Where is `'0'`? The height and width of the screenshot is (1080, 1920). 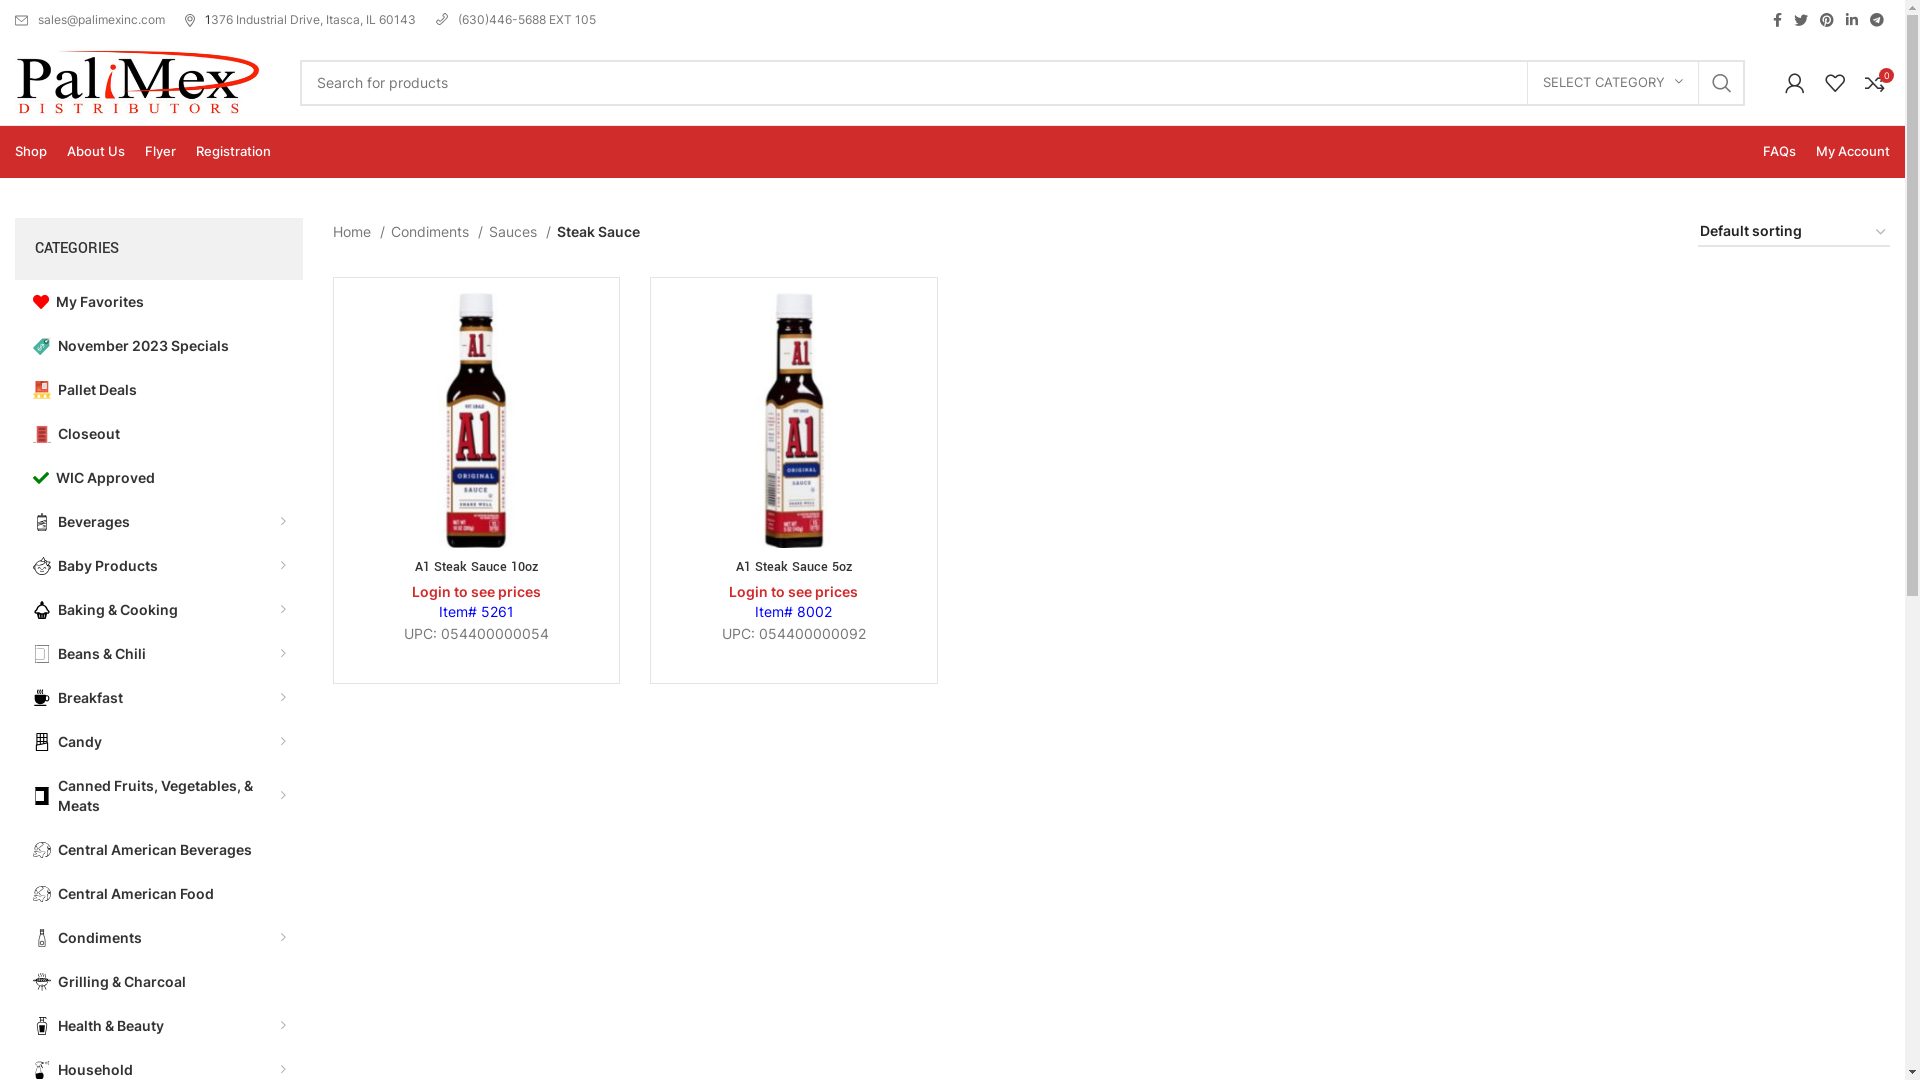 '0' is located at coordinates (1874, 80).